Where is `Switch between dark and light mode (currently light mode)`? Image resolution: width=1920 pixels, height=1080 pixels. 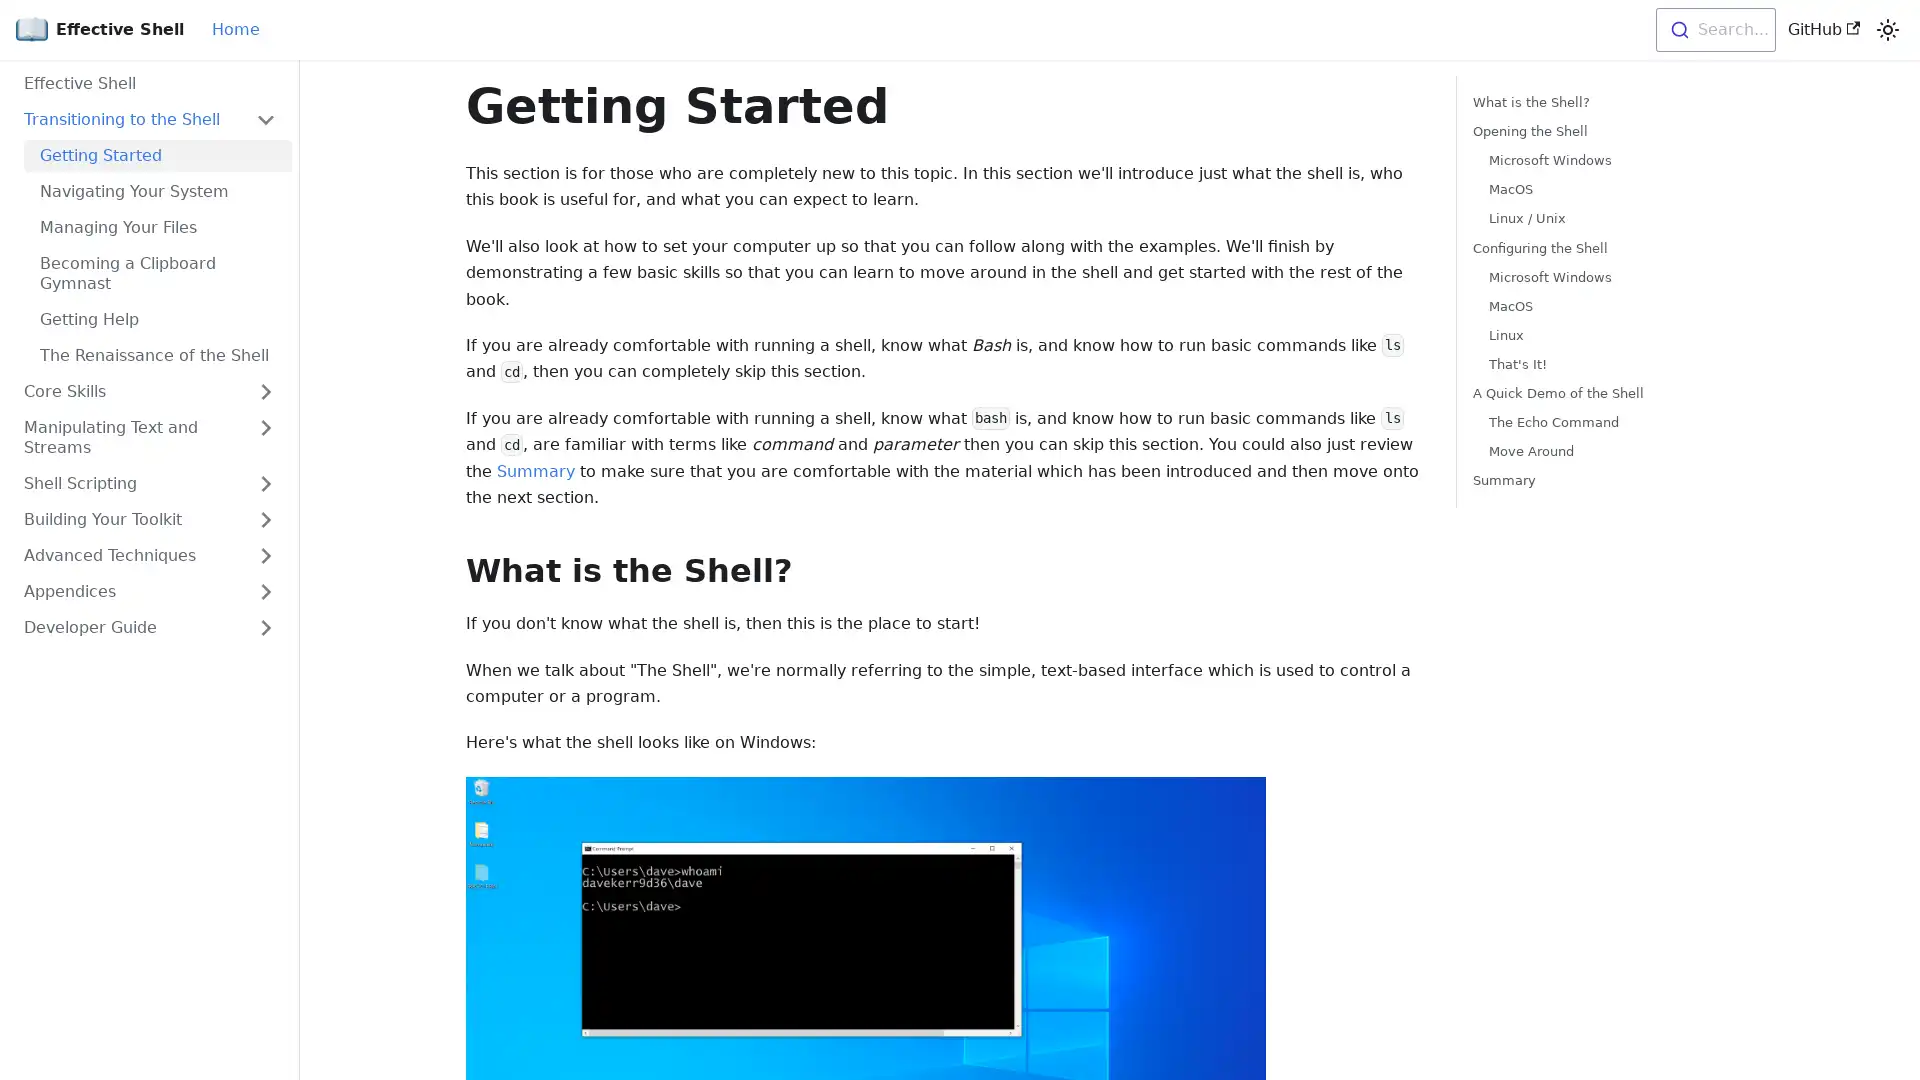 Switch between dark and light mode (currently light mode) is located at coordinates (1886, 30).